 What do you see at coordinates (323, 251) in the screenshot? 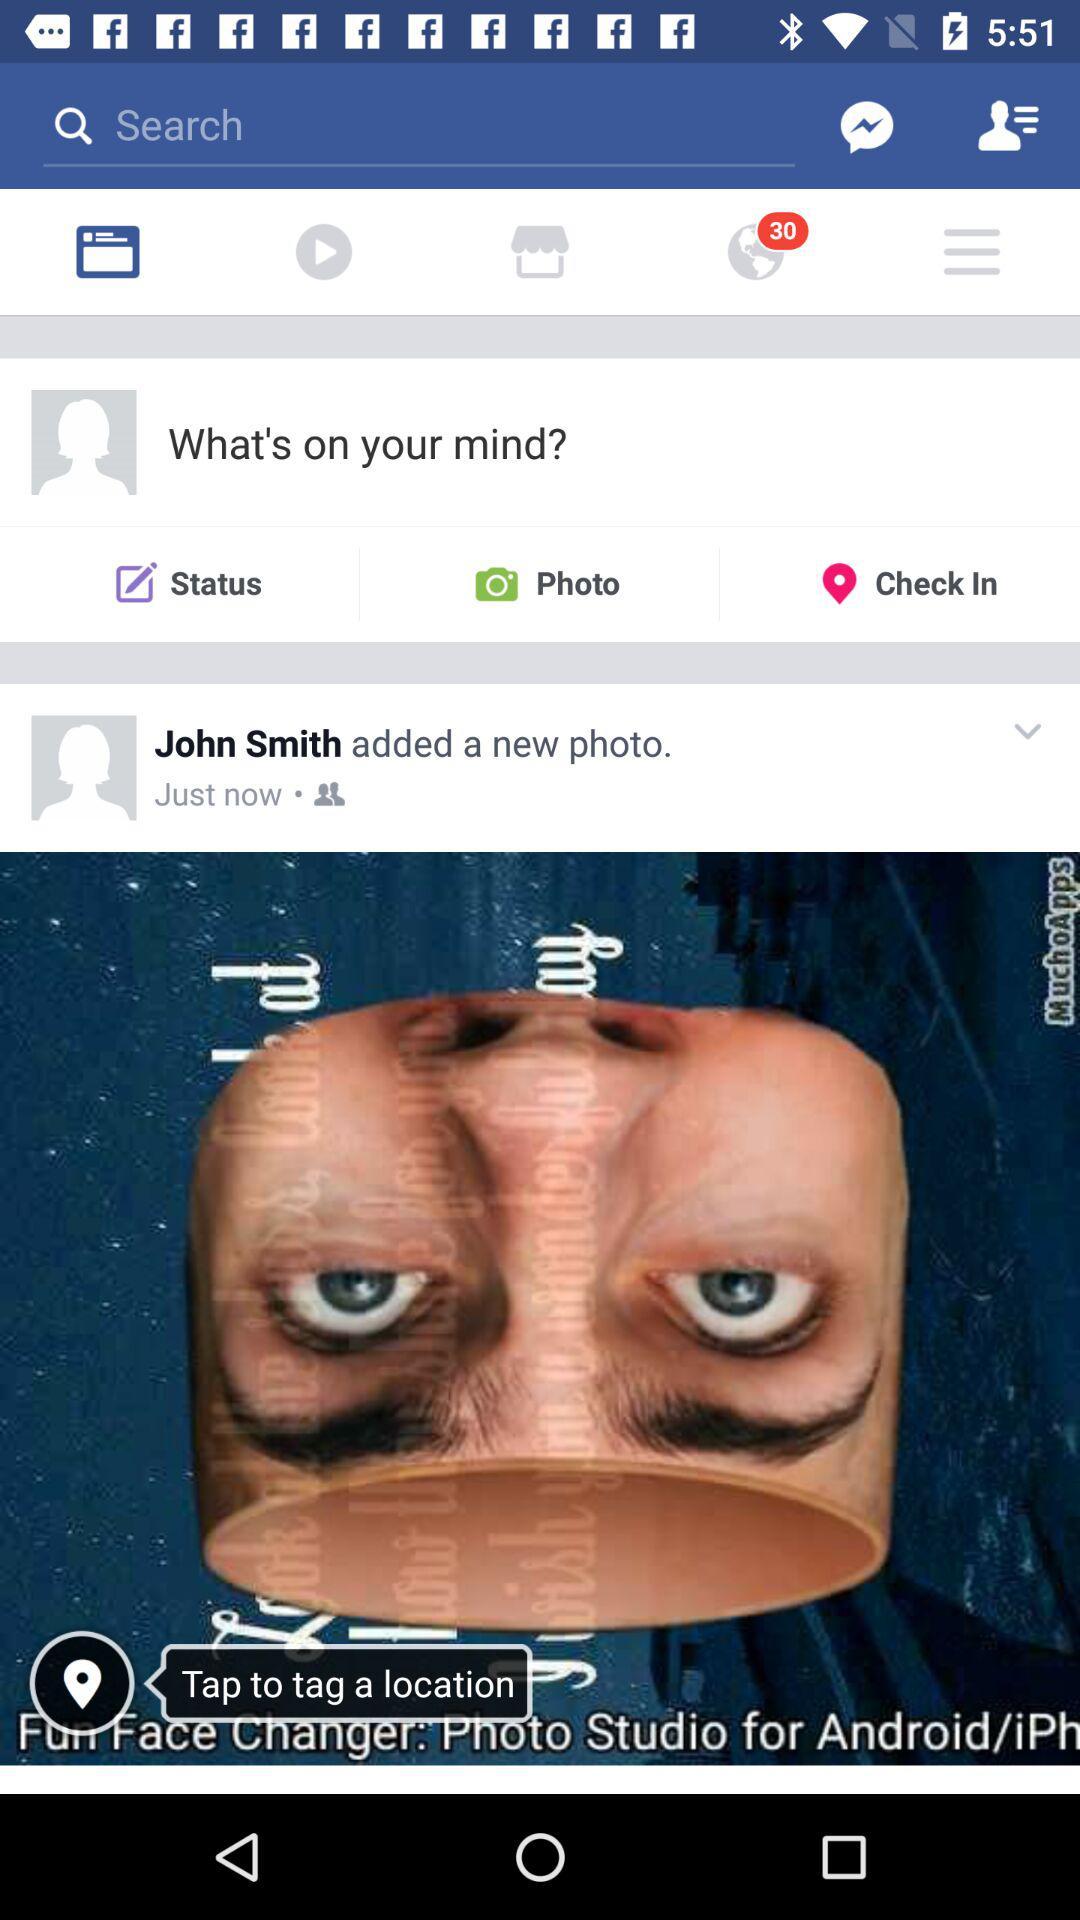
I see `the play icon` at bounding box center [323, 251].